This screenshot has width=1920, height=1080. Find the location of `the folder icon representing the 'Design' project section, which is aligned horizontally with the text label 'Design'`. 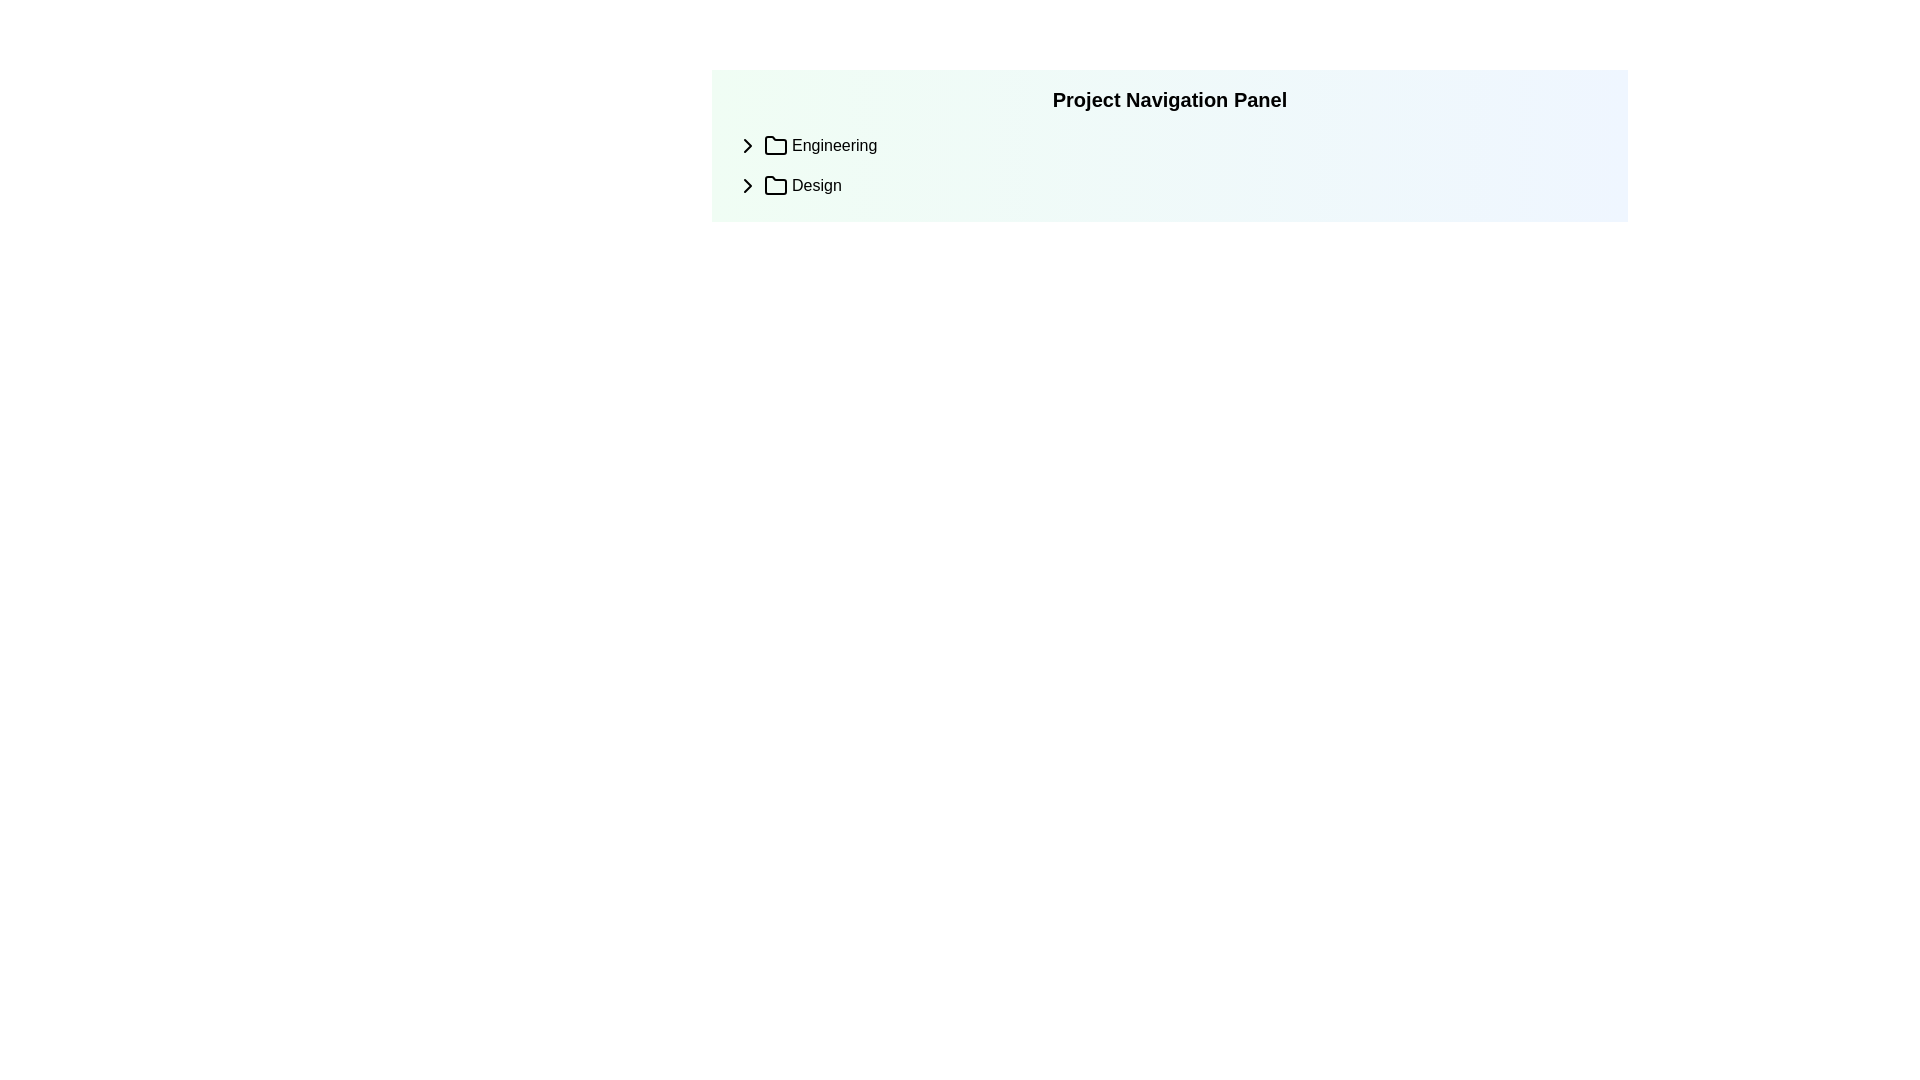

the folder icon representing the 'Design' project section, which is aligned horizontally with the text label 'Design' is located at coordinates (775, 185).